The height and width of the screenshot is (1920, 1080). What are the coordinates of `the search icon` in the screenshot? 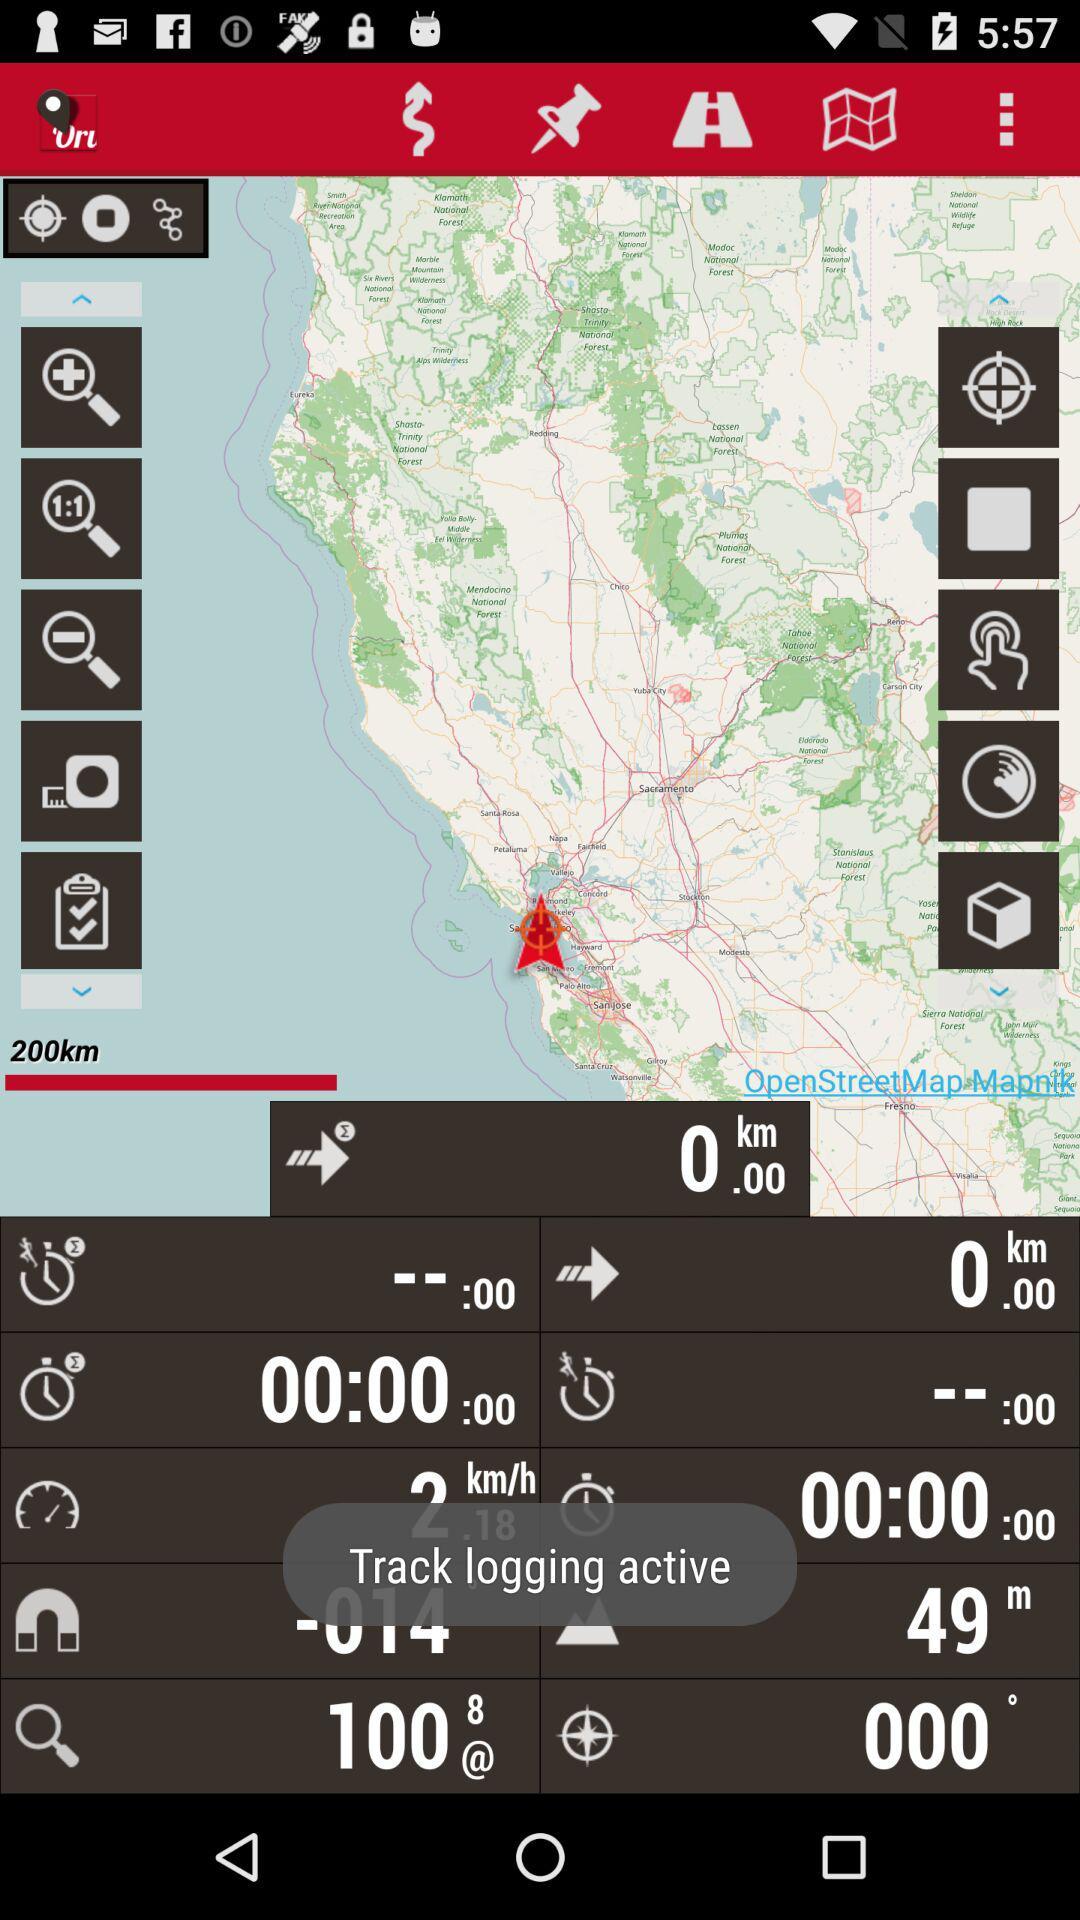 It's located at (80, 413).